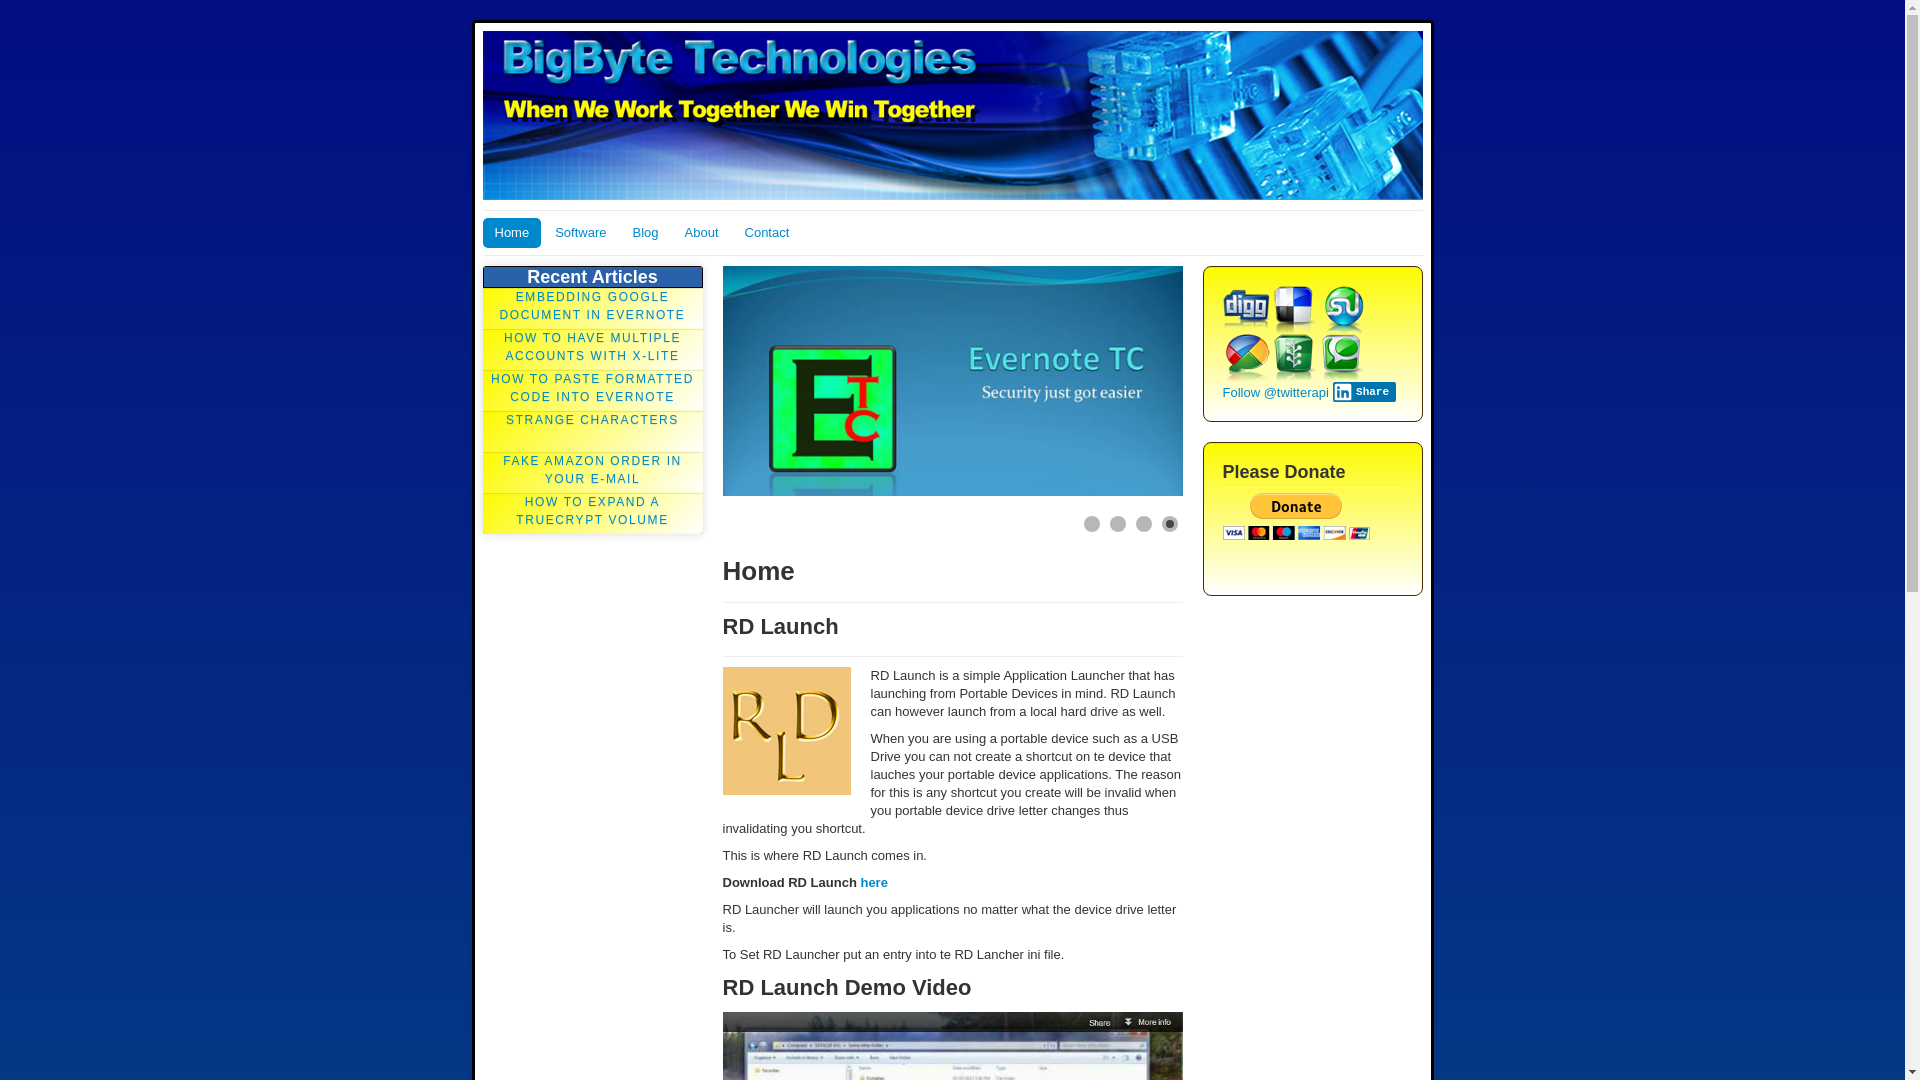 The image size is (1920, 1080). Describe the element at coordinates (1294, 357) in the screenshot. I see `'newsvine'` at that location.